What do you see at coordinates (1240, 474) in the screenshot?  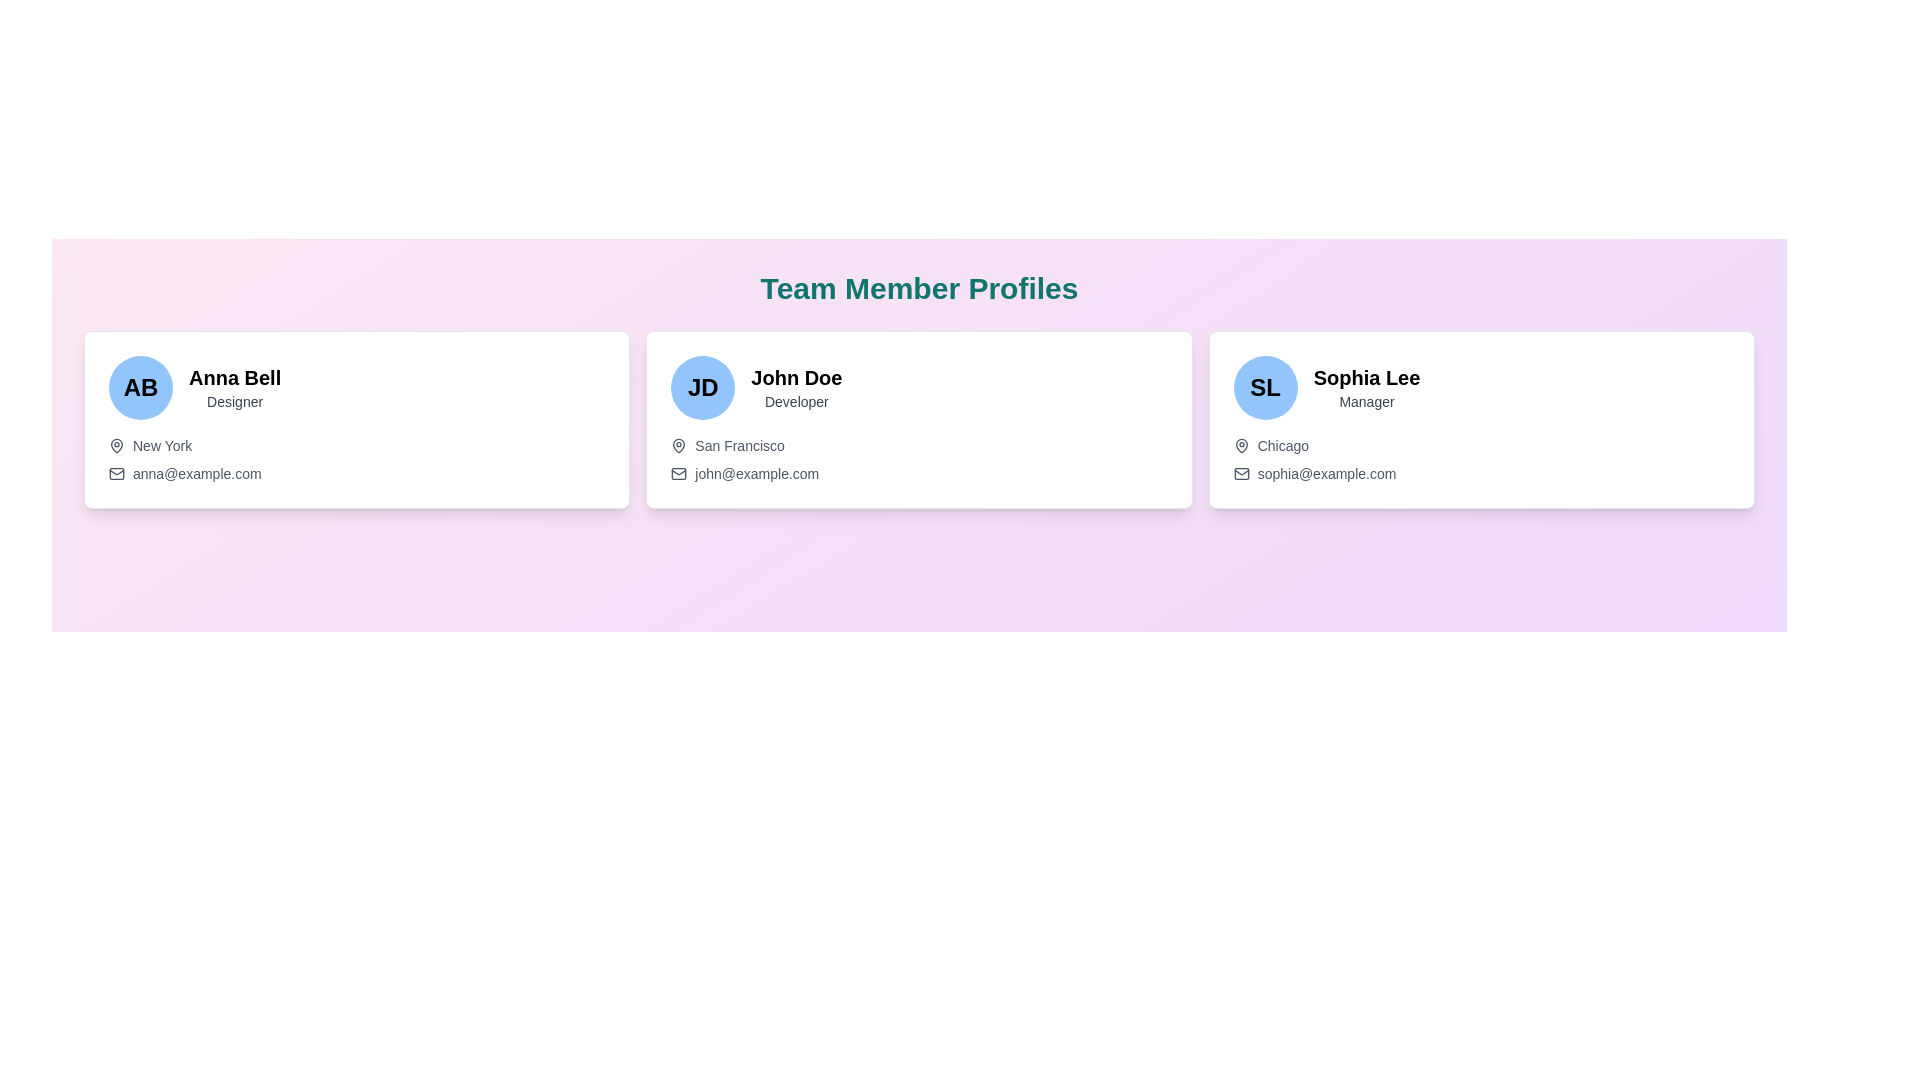 I see `the icon element located in the bottom-right corner of the card labeled 'Sophia Lee', next to the email text` at bounding box center [1240, 474].